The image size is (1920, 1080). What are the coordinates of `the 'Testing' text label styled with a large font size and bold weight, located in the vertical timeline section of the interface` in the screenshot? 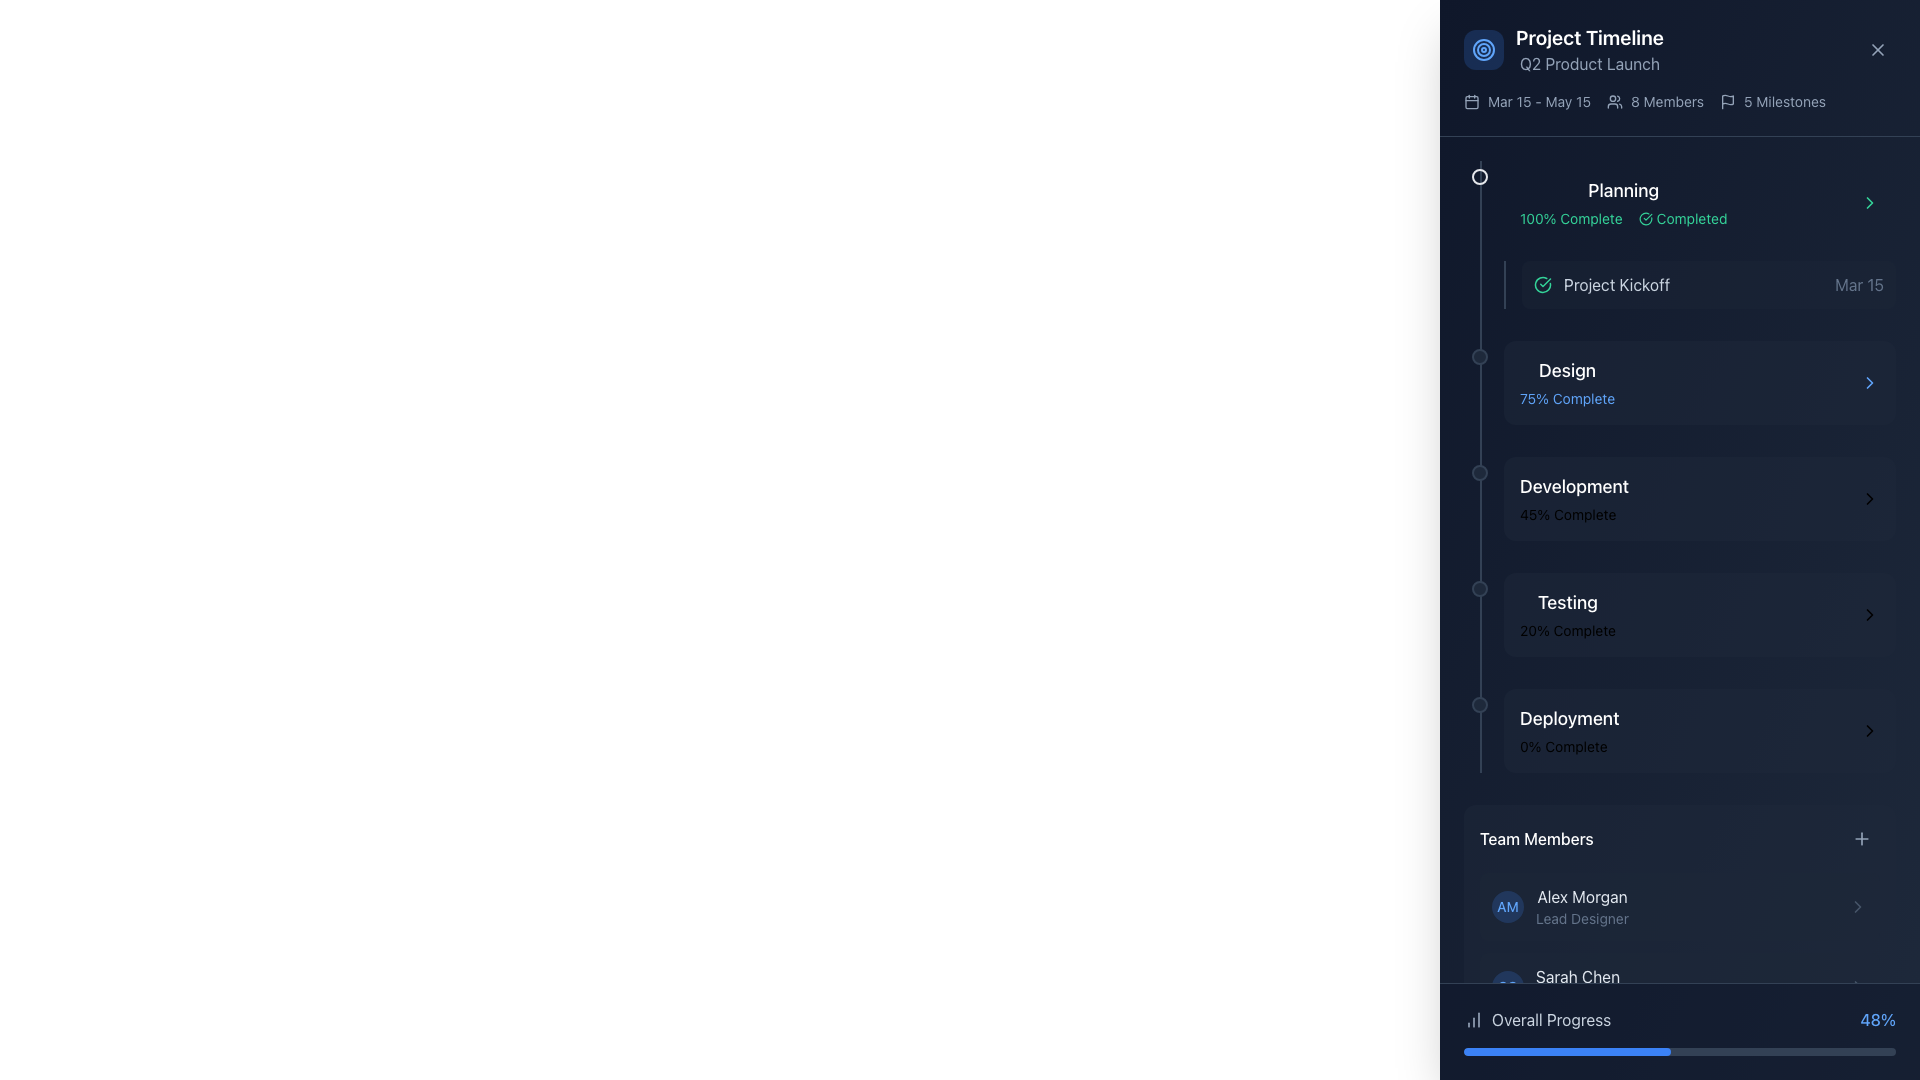 It's located at (1566, 601).